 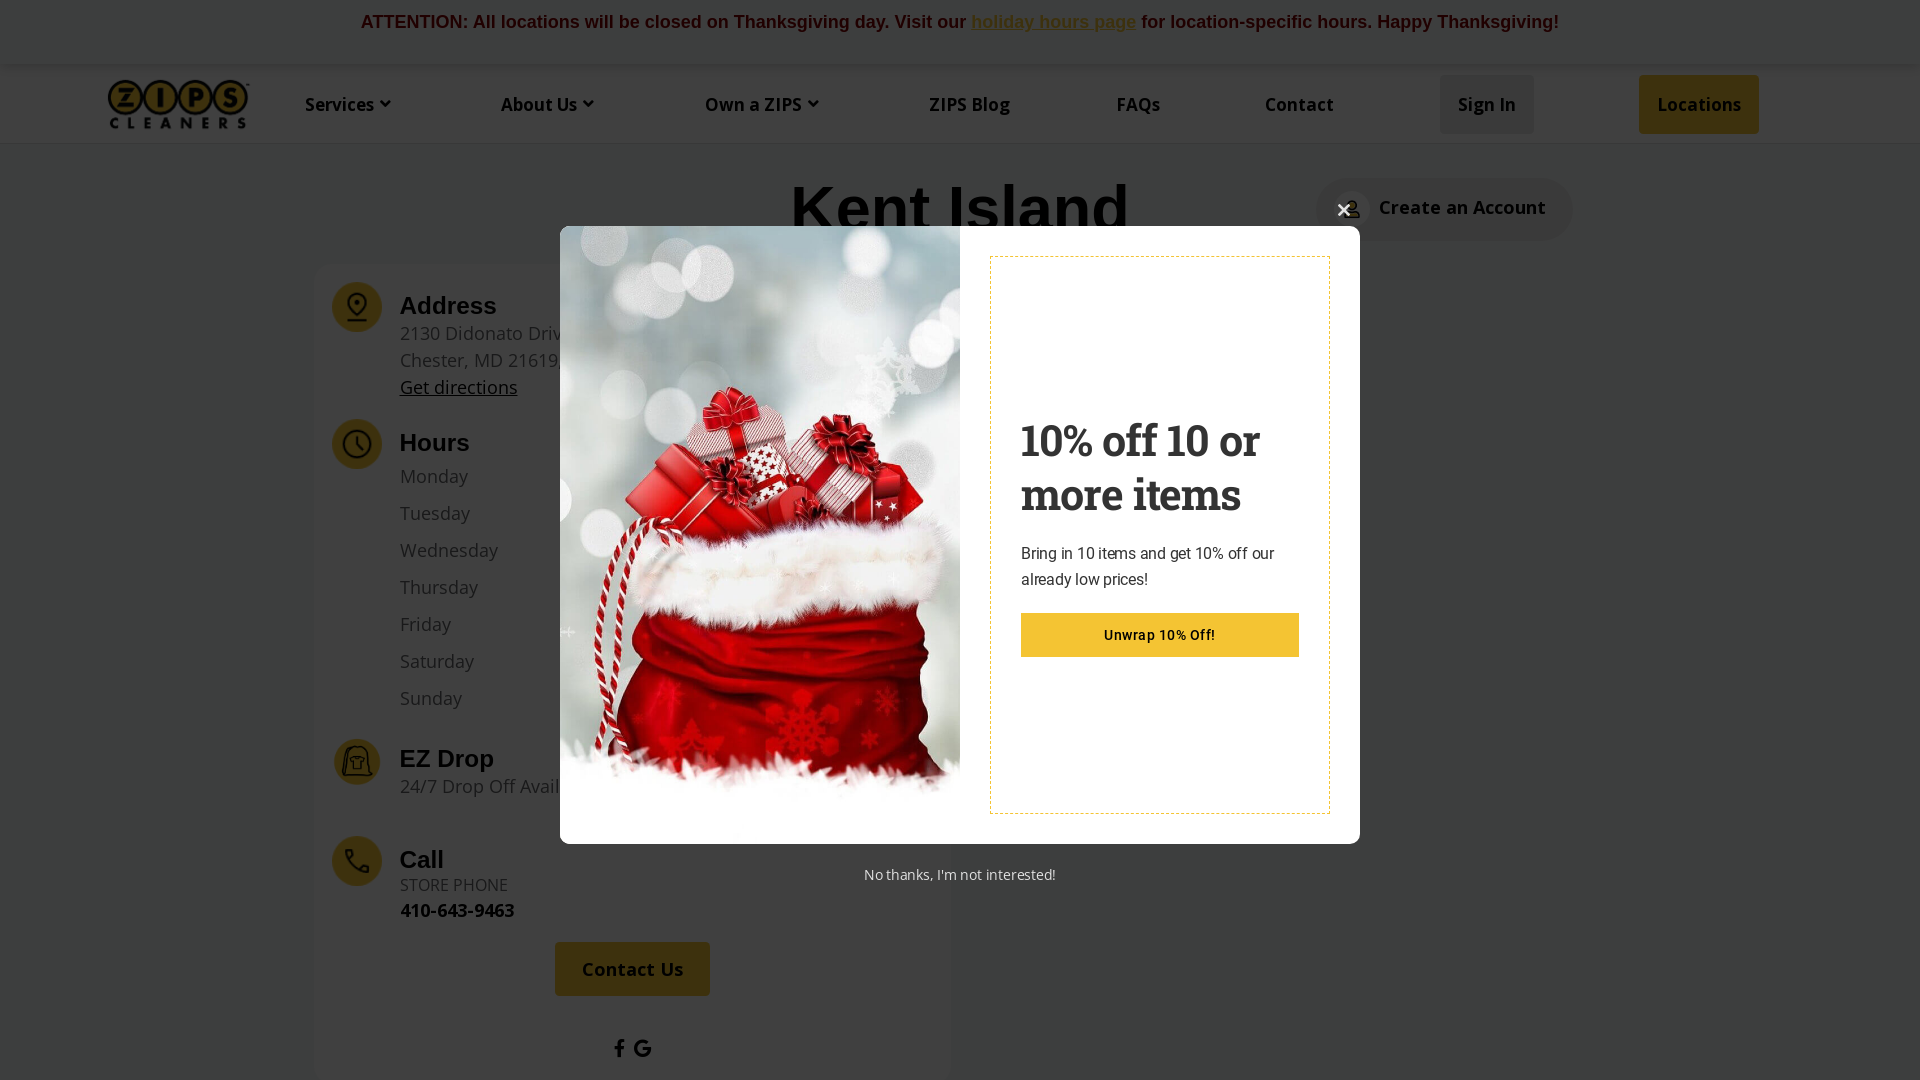 I want to click on 'Close this module', so click(x=1344, y=209).